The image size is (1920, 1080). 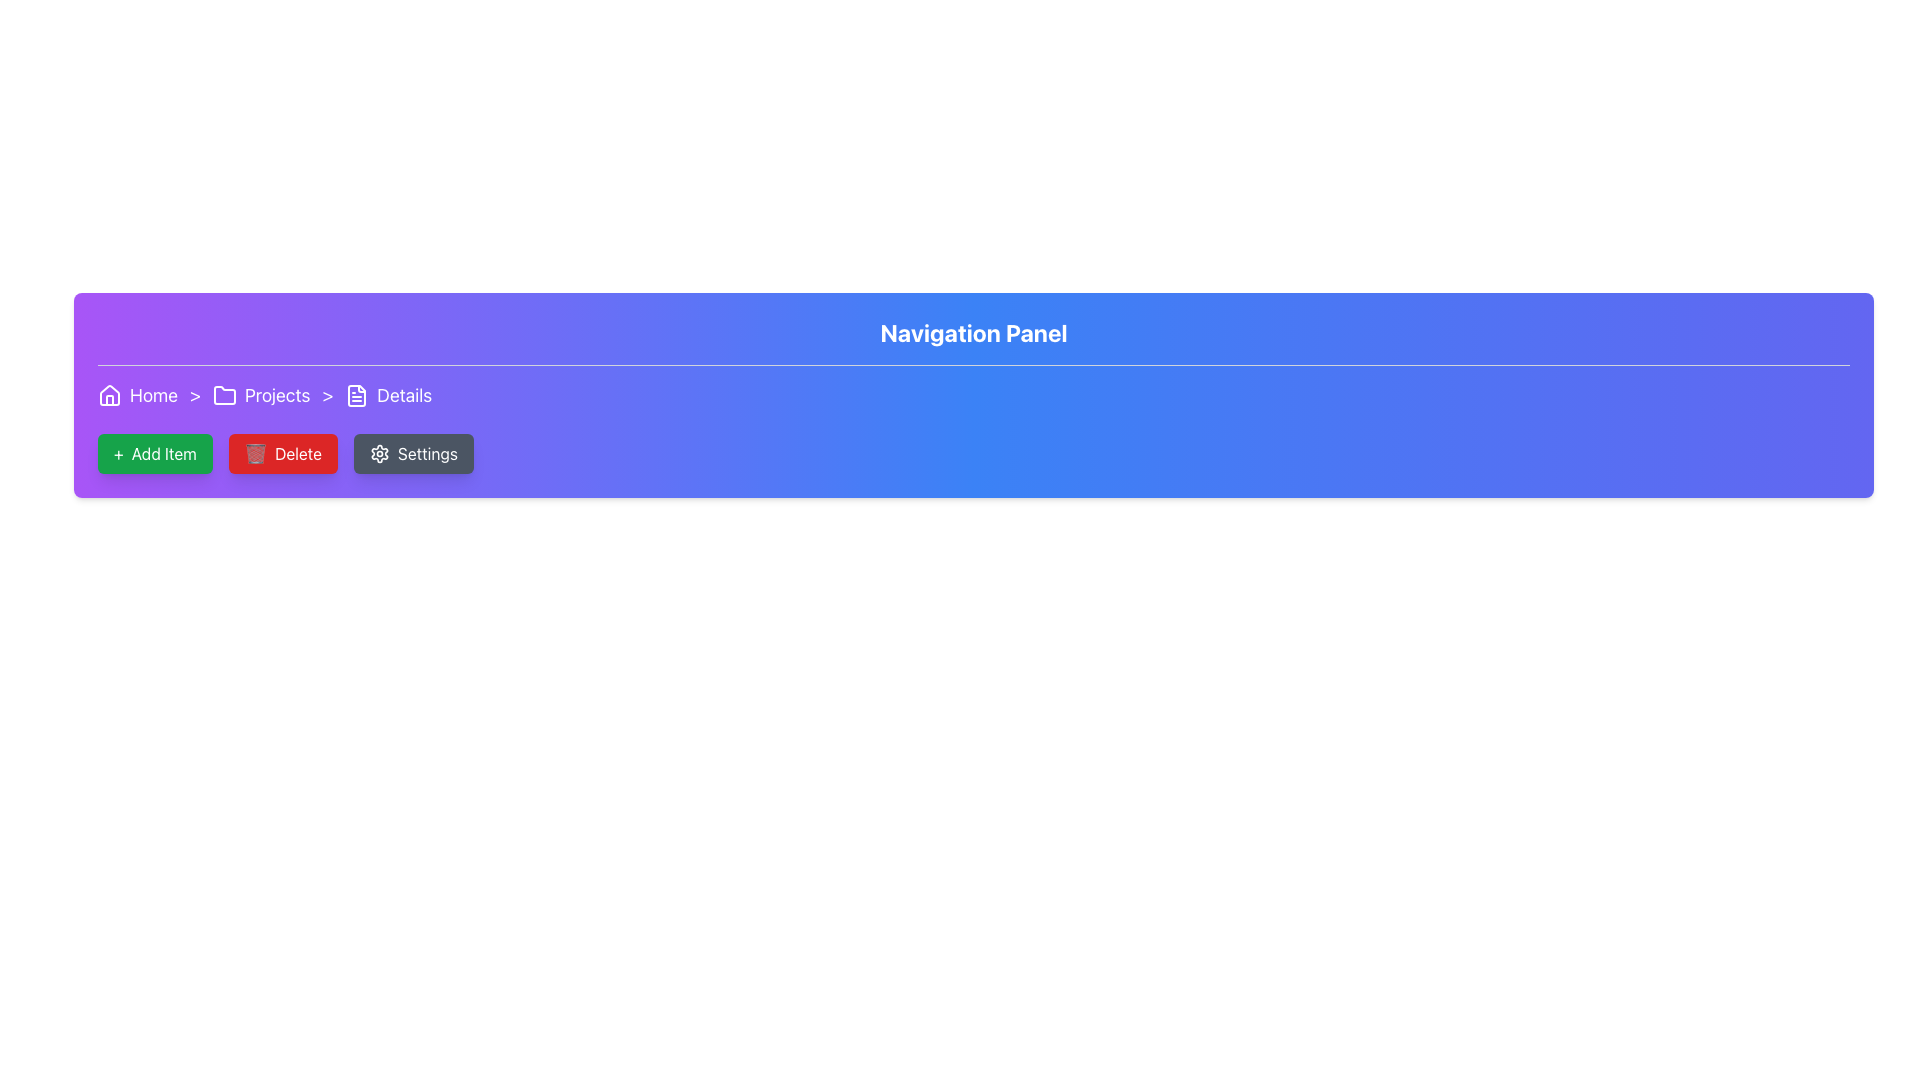 I want to click on the Breadcrumb Separator that visually indicates hierarchy between 'Projects' and 'Details' in the breadcrumb navigation, so click(x=195, y=395).